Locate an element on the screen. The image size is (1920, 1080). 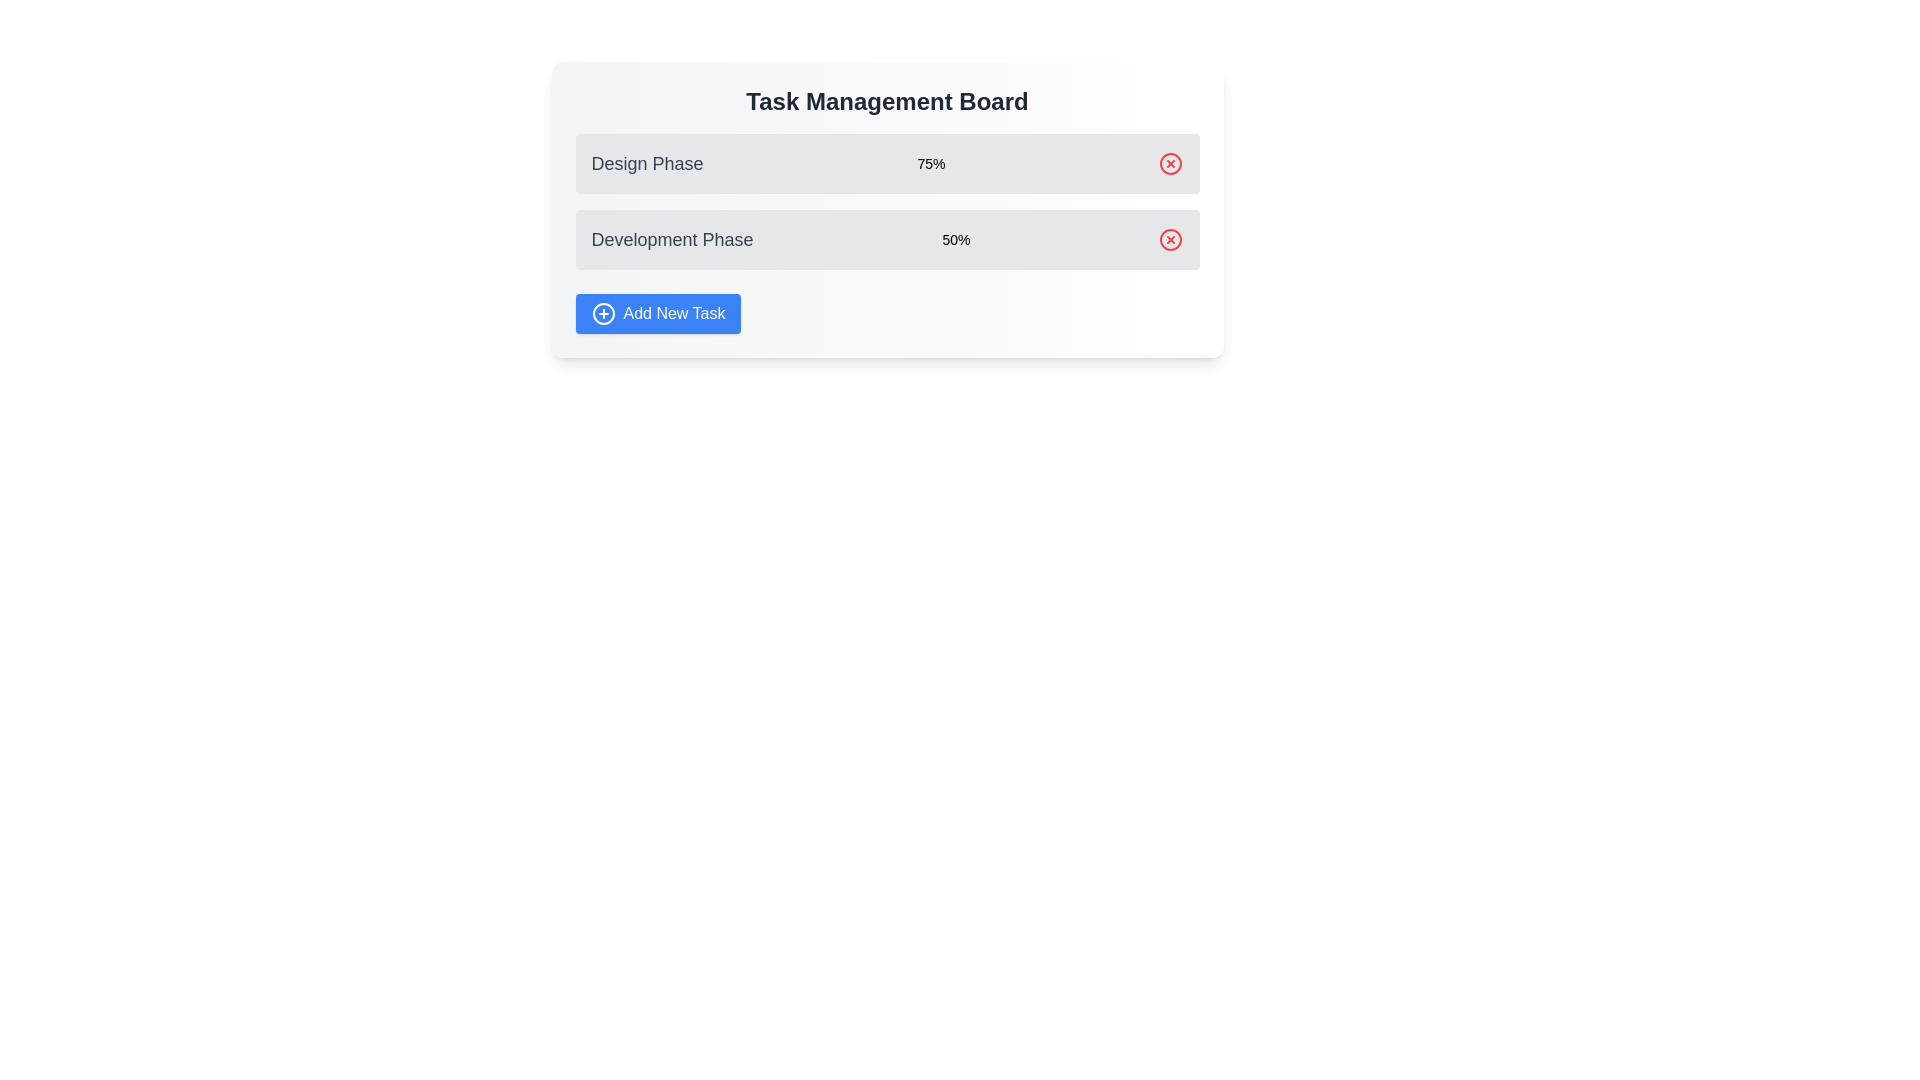
the red circular Interactive Icon with an 'X' symbol is located at coordinates (1171, 163).